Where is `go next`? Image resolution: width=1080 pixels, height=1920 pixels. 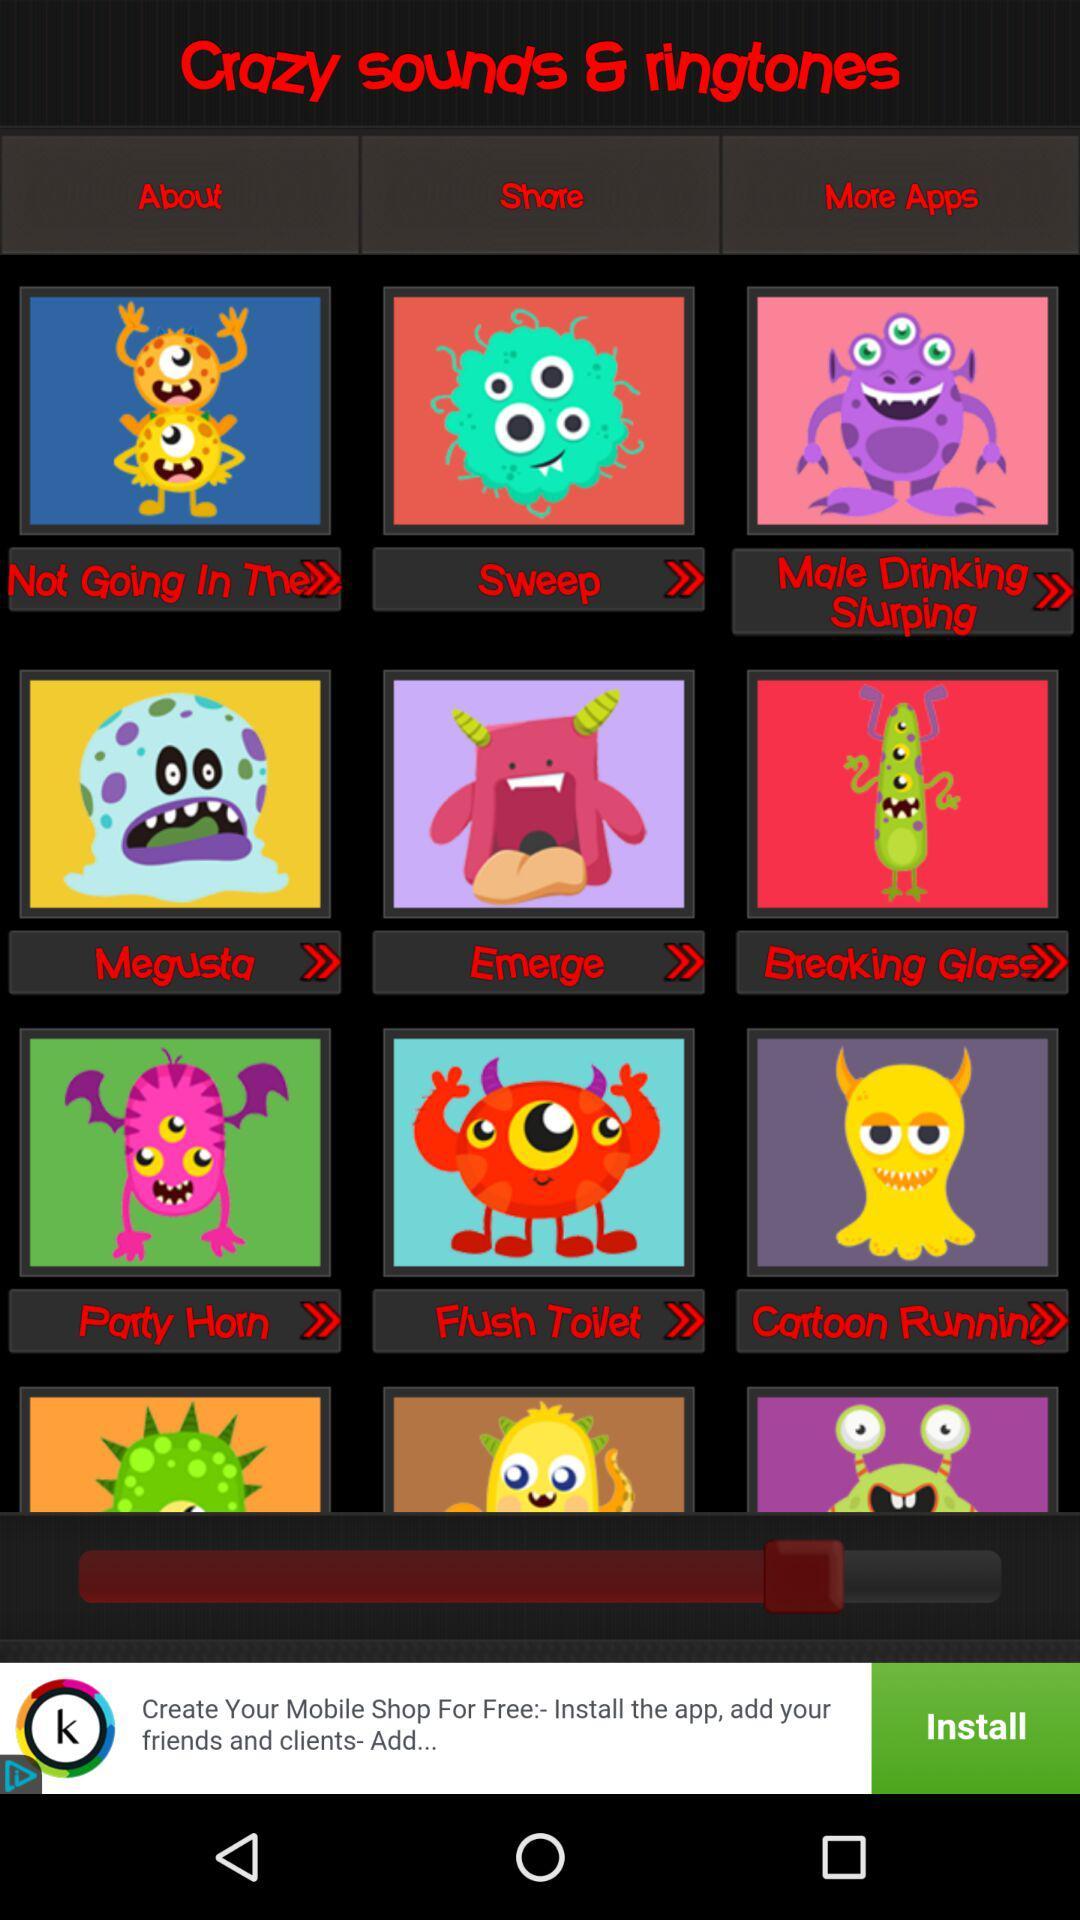 go next is located at coordinates (318, 961).